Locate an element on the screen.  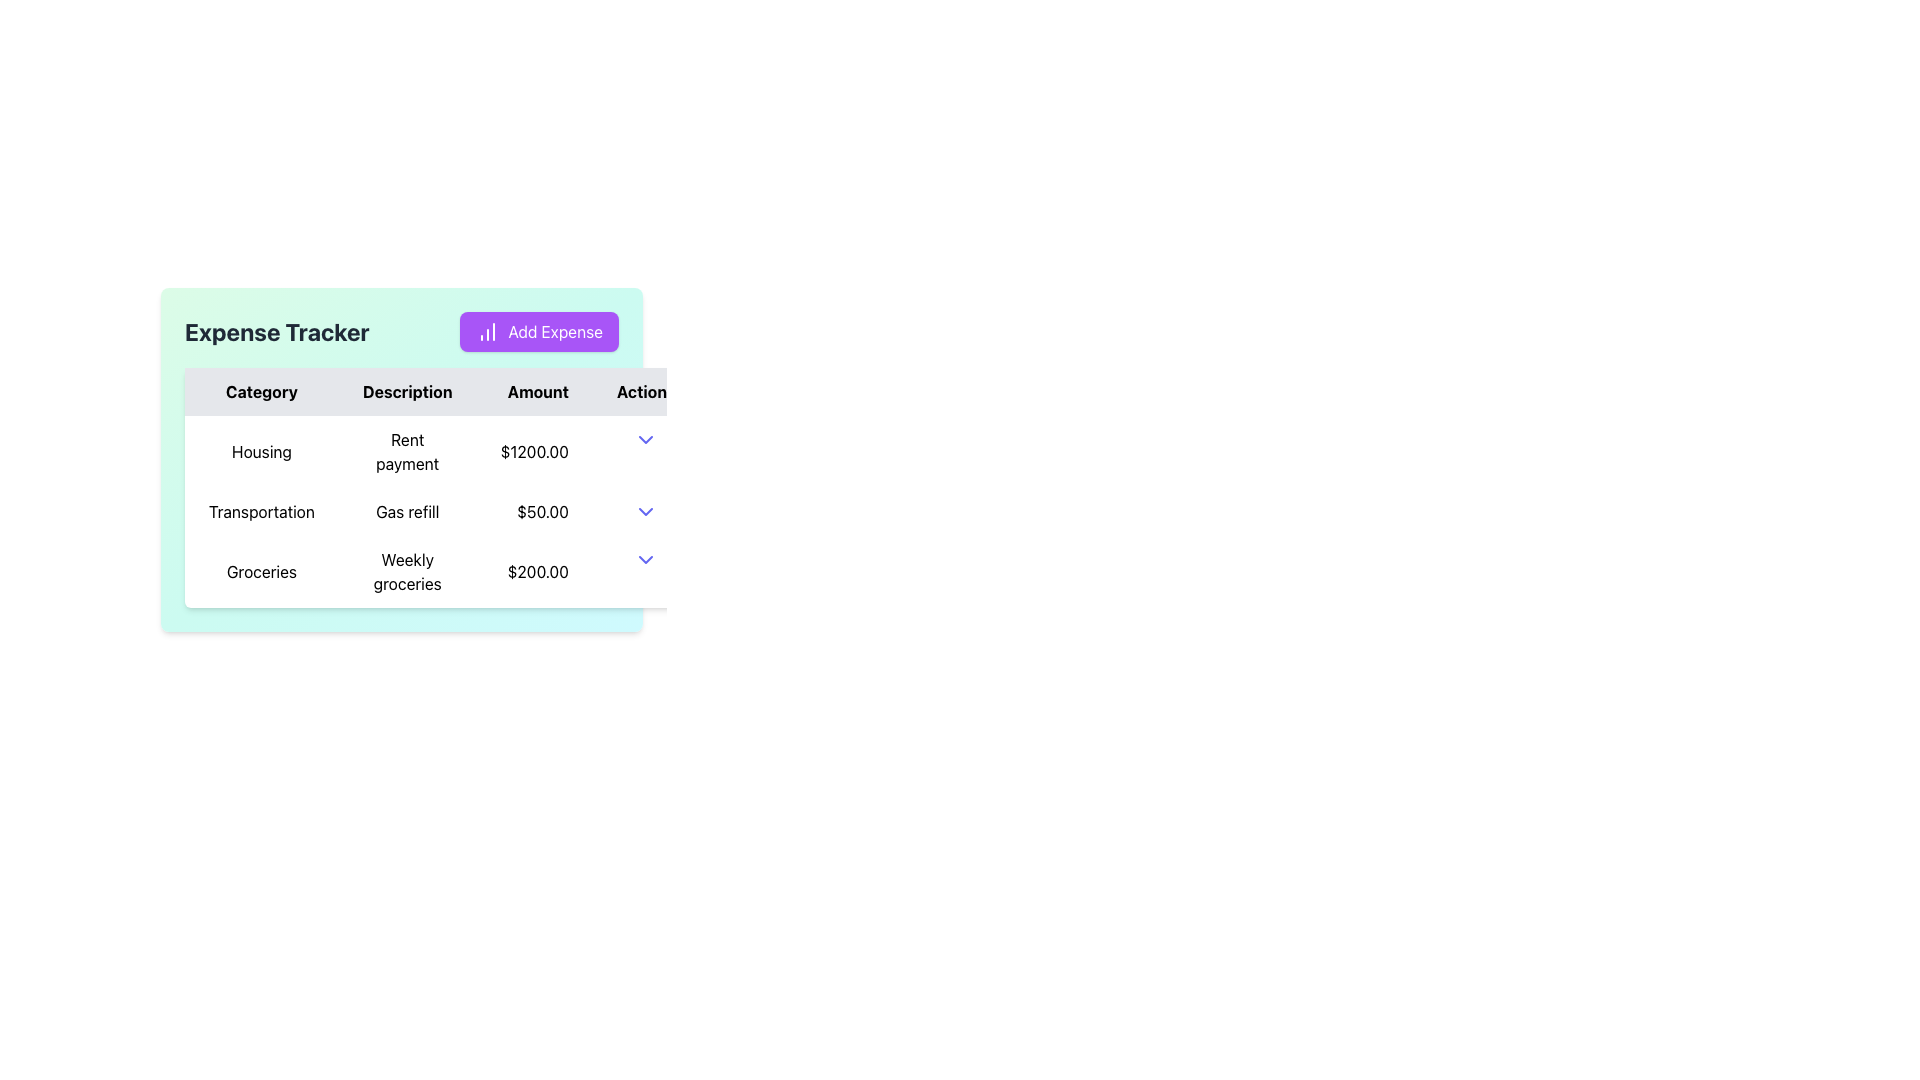
the Dropdown toggle icon located in the bottom-right cell of the 'Transportation' row under the 'Action' header is located at coordinates (646, 511).